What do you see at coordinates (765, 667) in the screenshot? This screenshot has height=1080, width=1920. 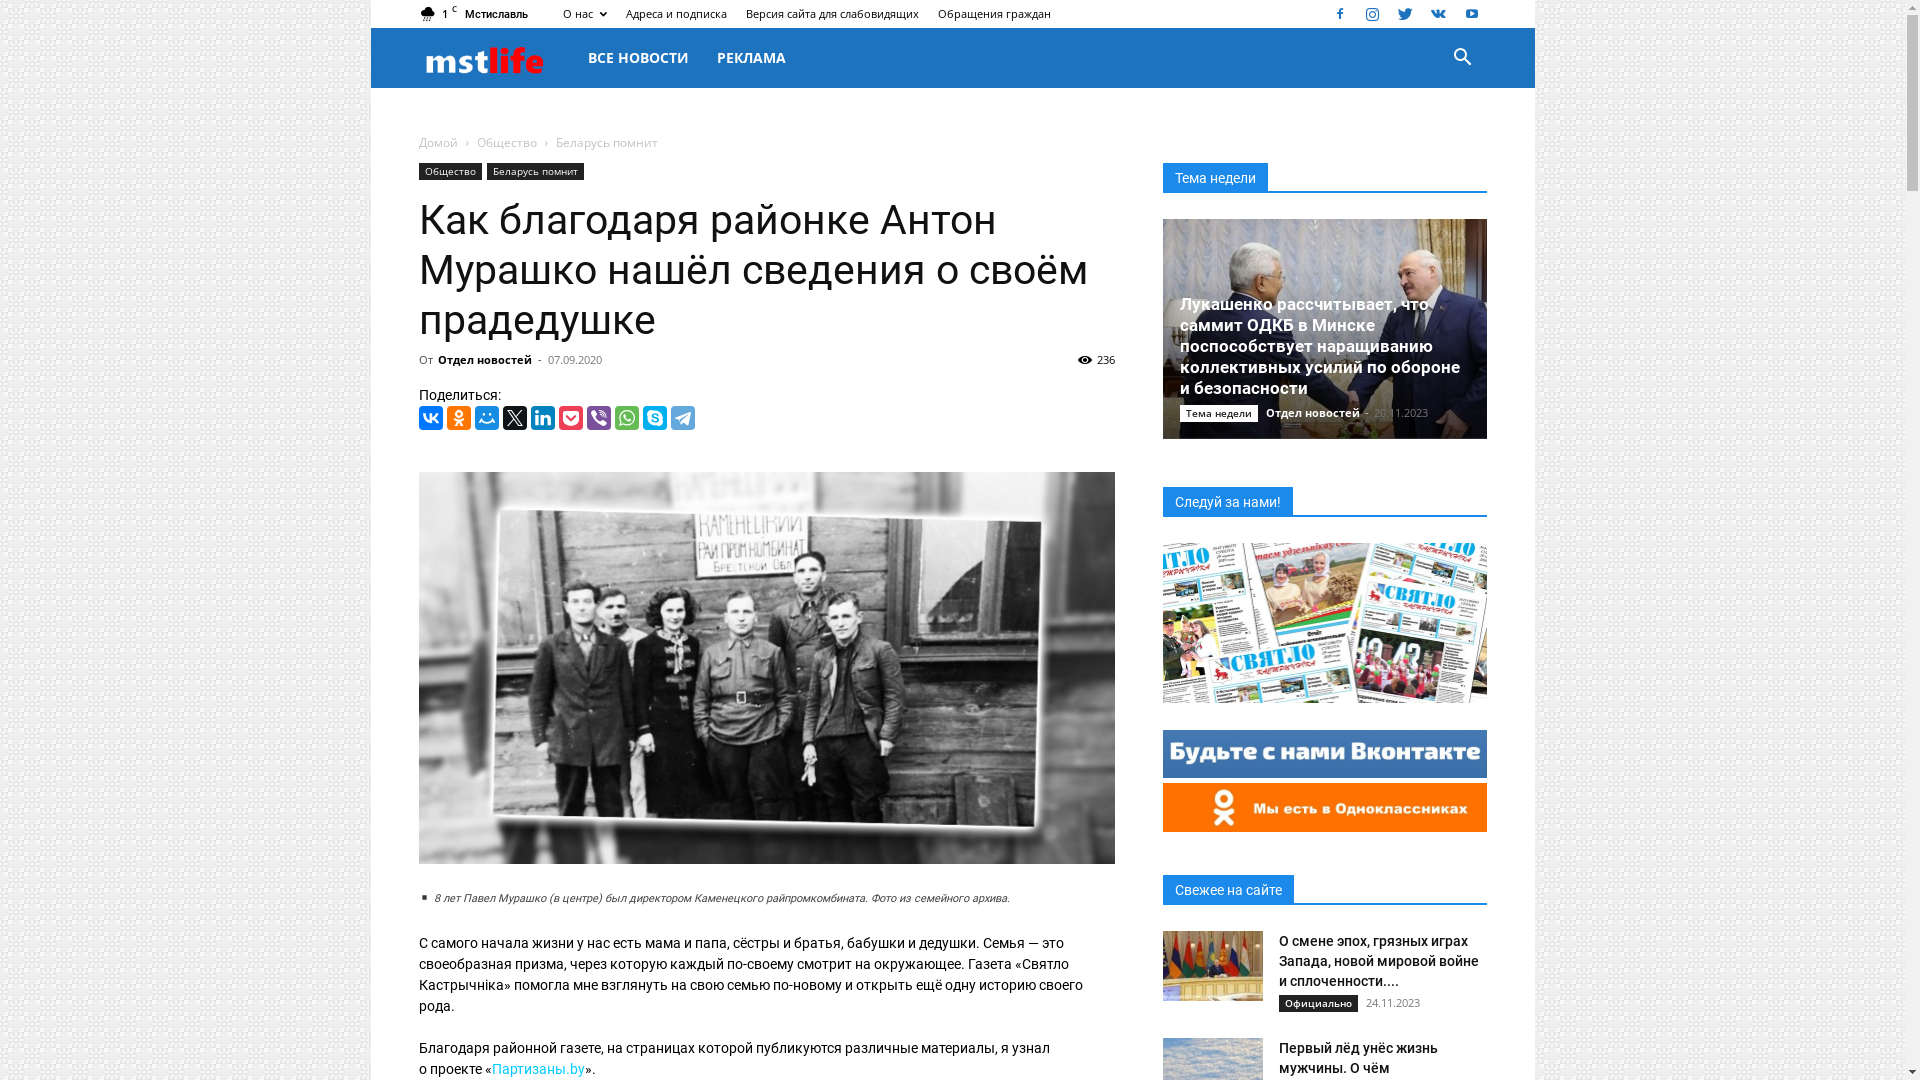 I see `'1'` at bounding box center [765, 667].